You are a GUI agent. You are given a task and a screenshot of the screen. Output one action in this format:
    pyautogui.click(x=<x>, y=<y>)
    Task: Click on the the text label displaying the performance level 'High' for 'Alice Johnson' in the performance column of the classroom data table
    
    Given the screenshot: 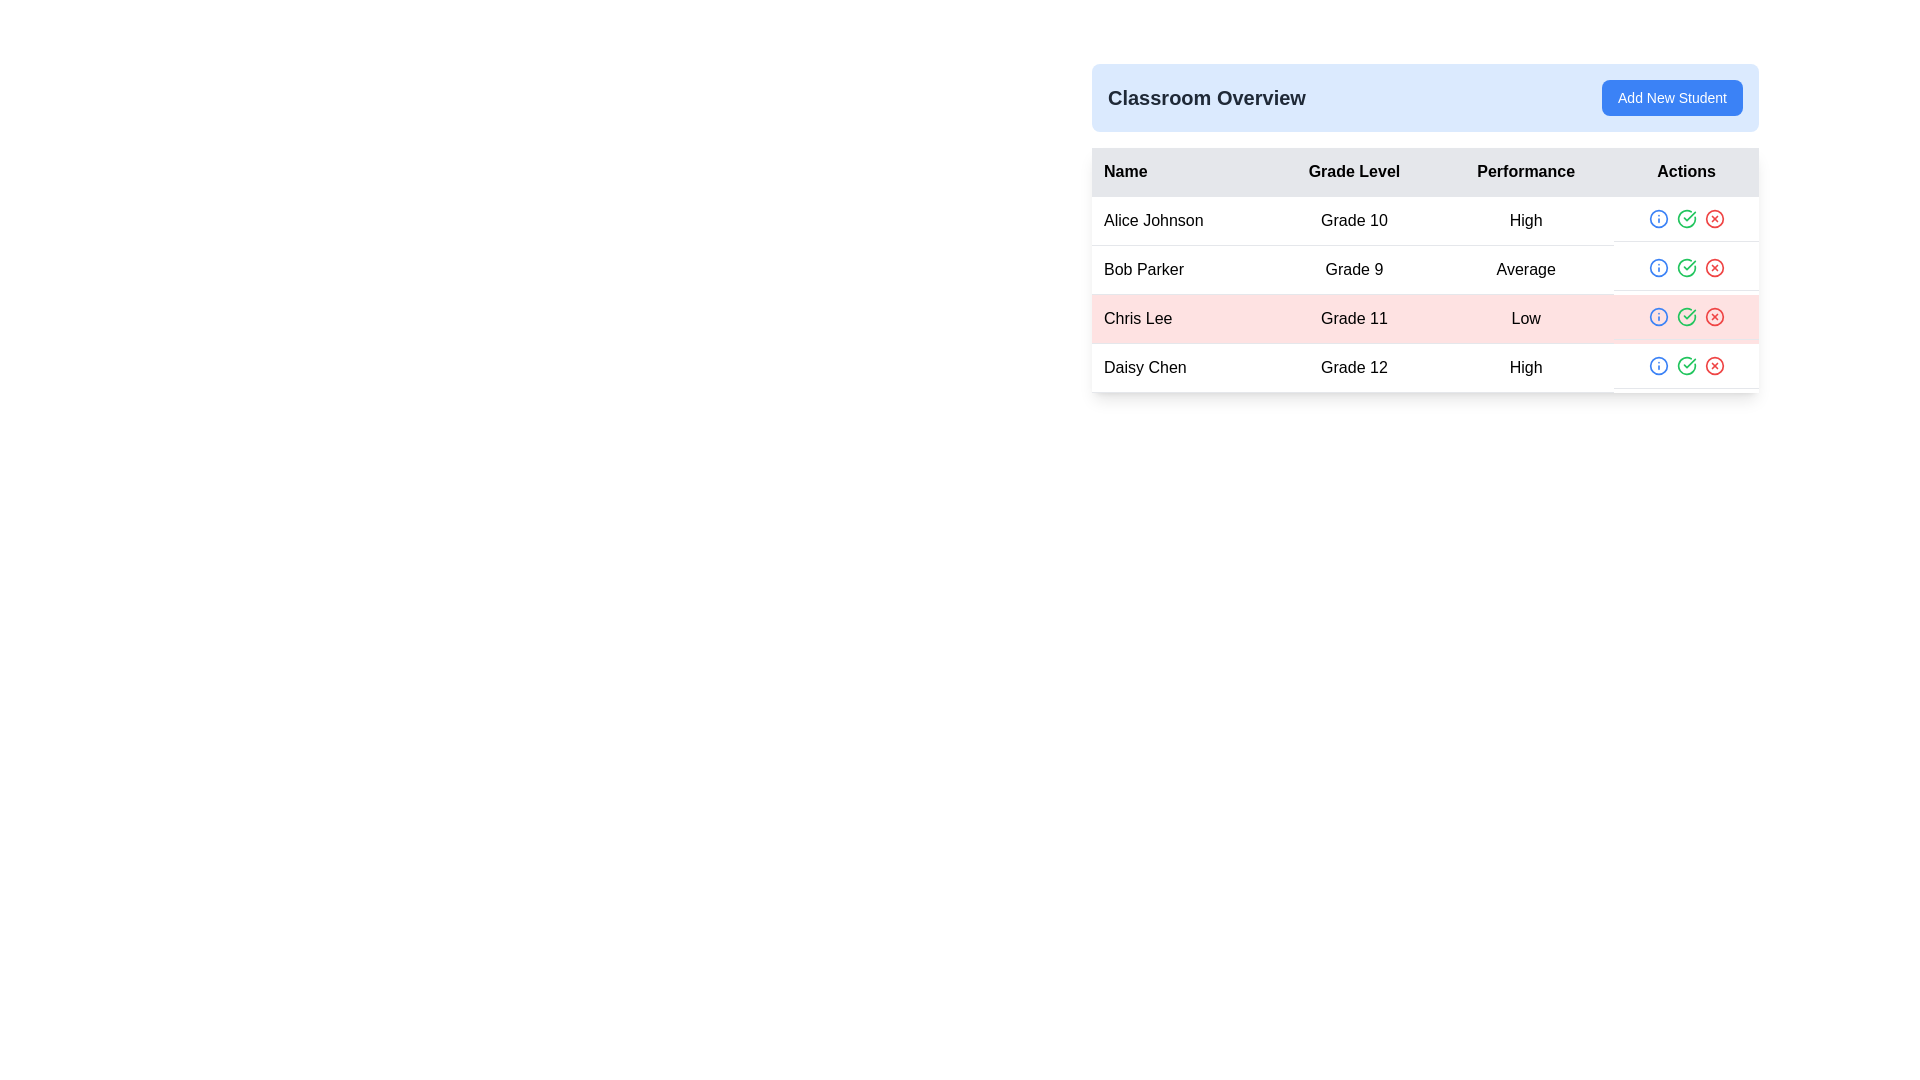 What is the action you would take?
    pyautogui.click(x=1525, y=220)
    